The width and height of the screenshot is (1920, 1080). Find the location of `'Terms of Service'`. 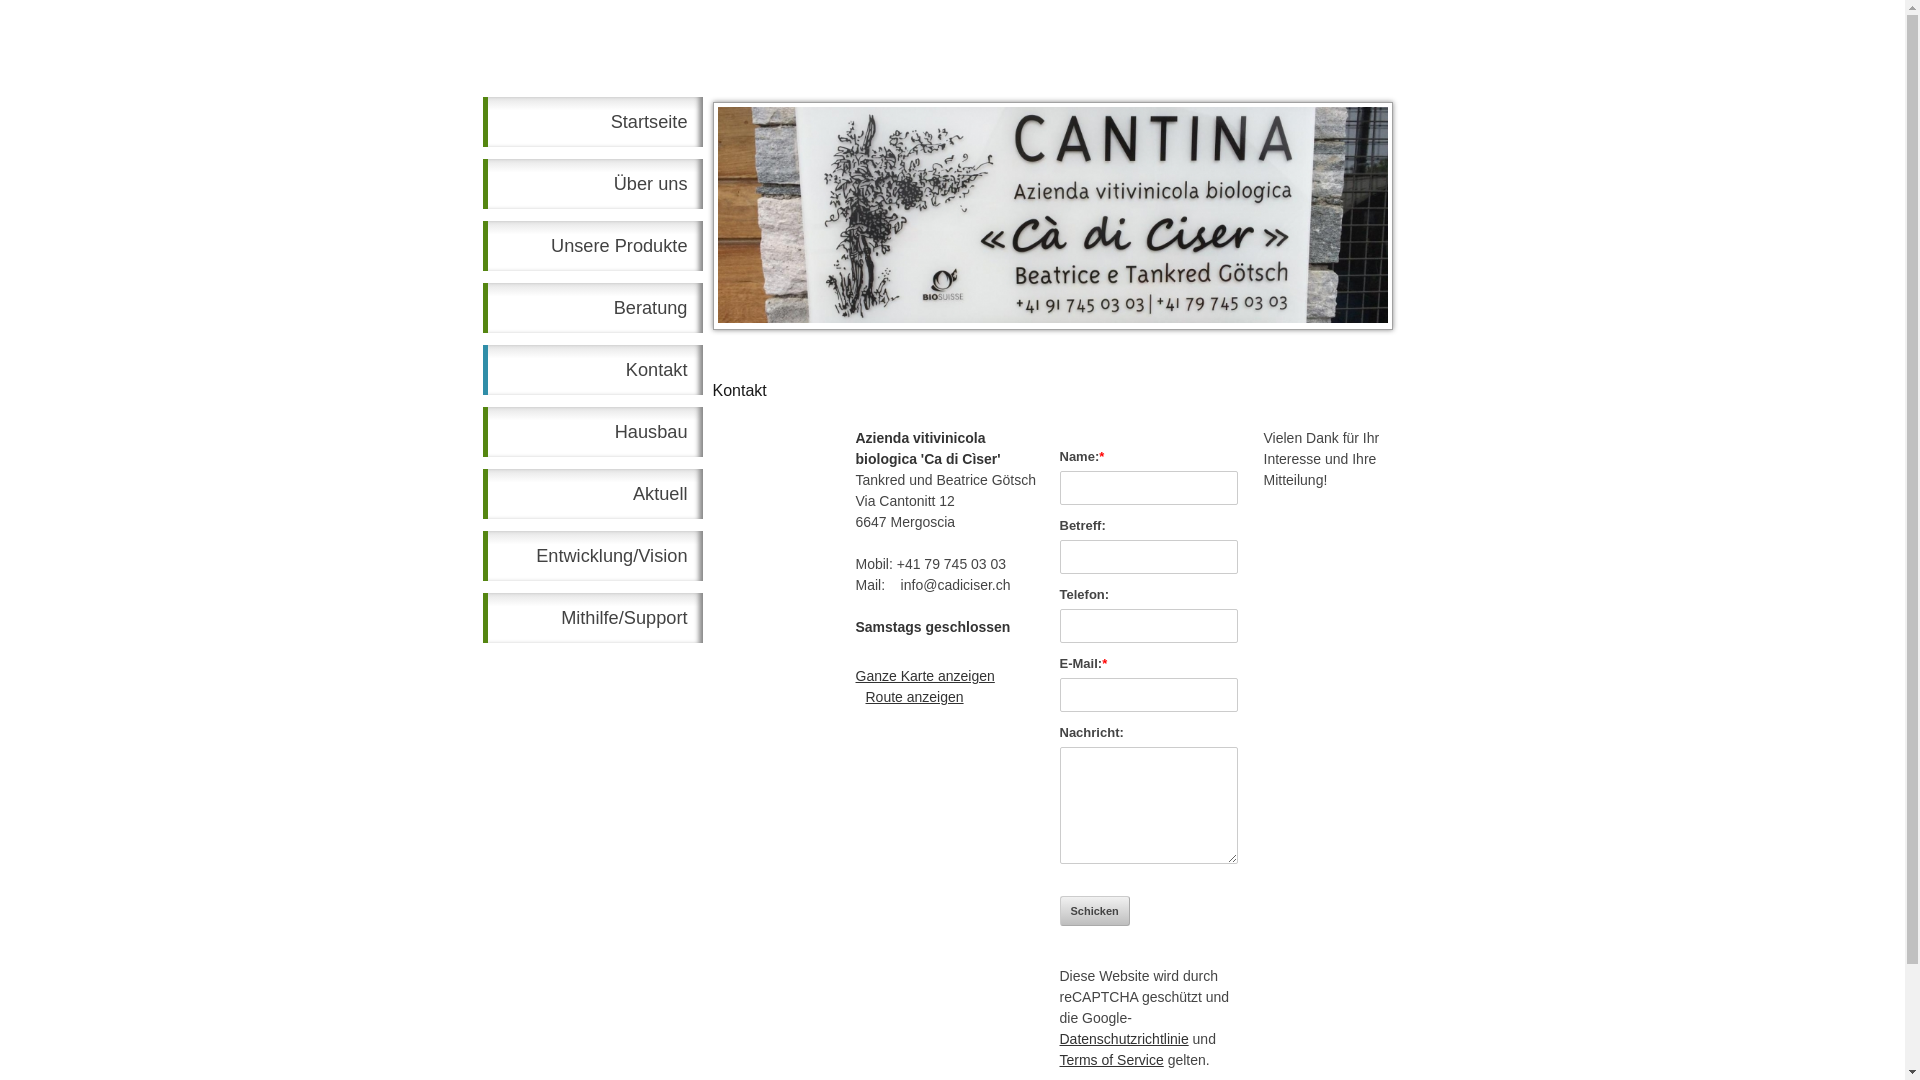

'Terms of Service' is located at coordinates (1111, 1059).